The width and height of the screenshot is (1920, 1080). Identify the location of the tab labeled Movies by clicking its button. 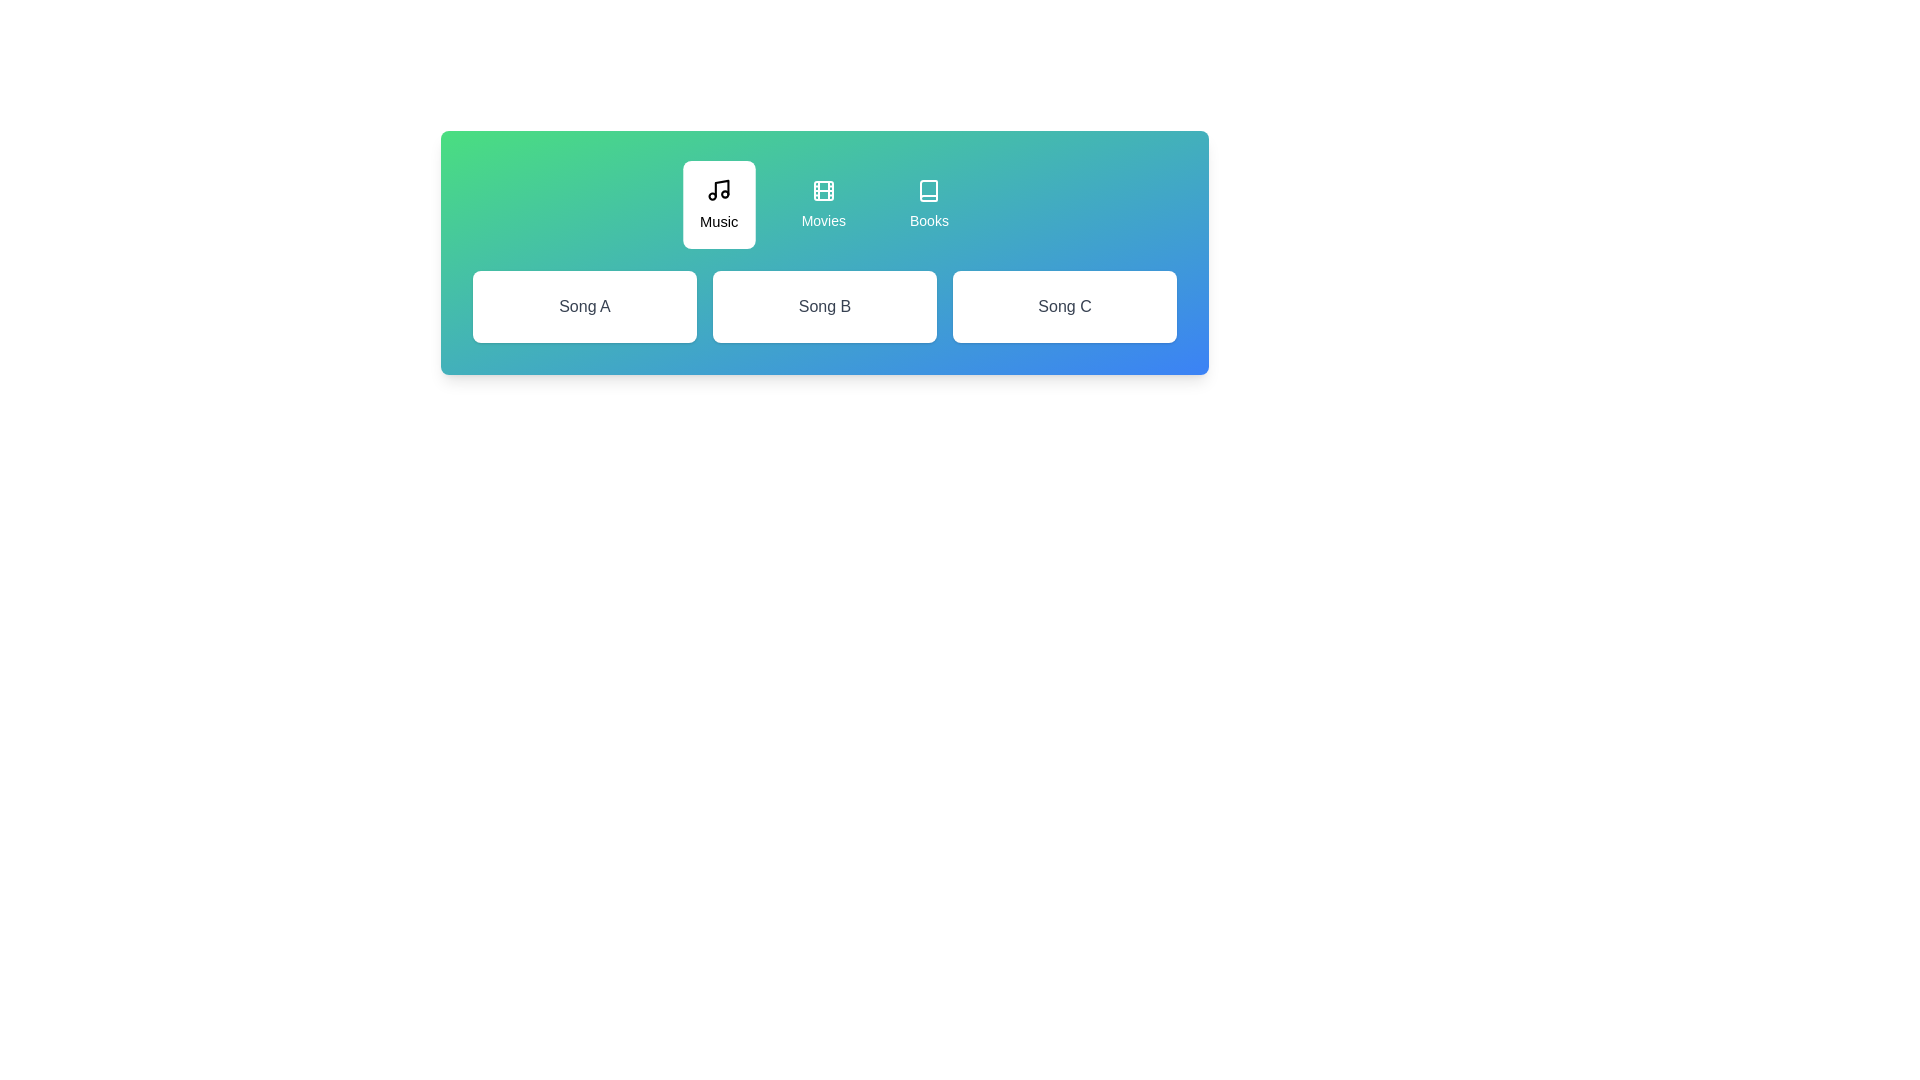
(823, 204).